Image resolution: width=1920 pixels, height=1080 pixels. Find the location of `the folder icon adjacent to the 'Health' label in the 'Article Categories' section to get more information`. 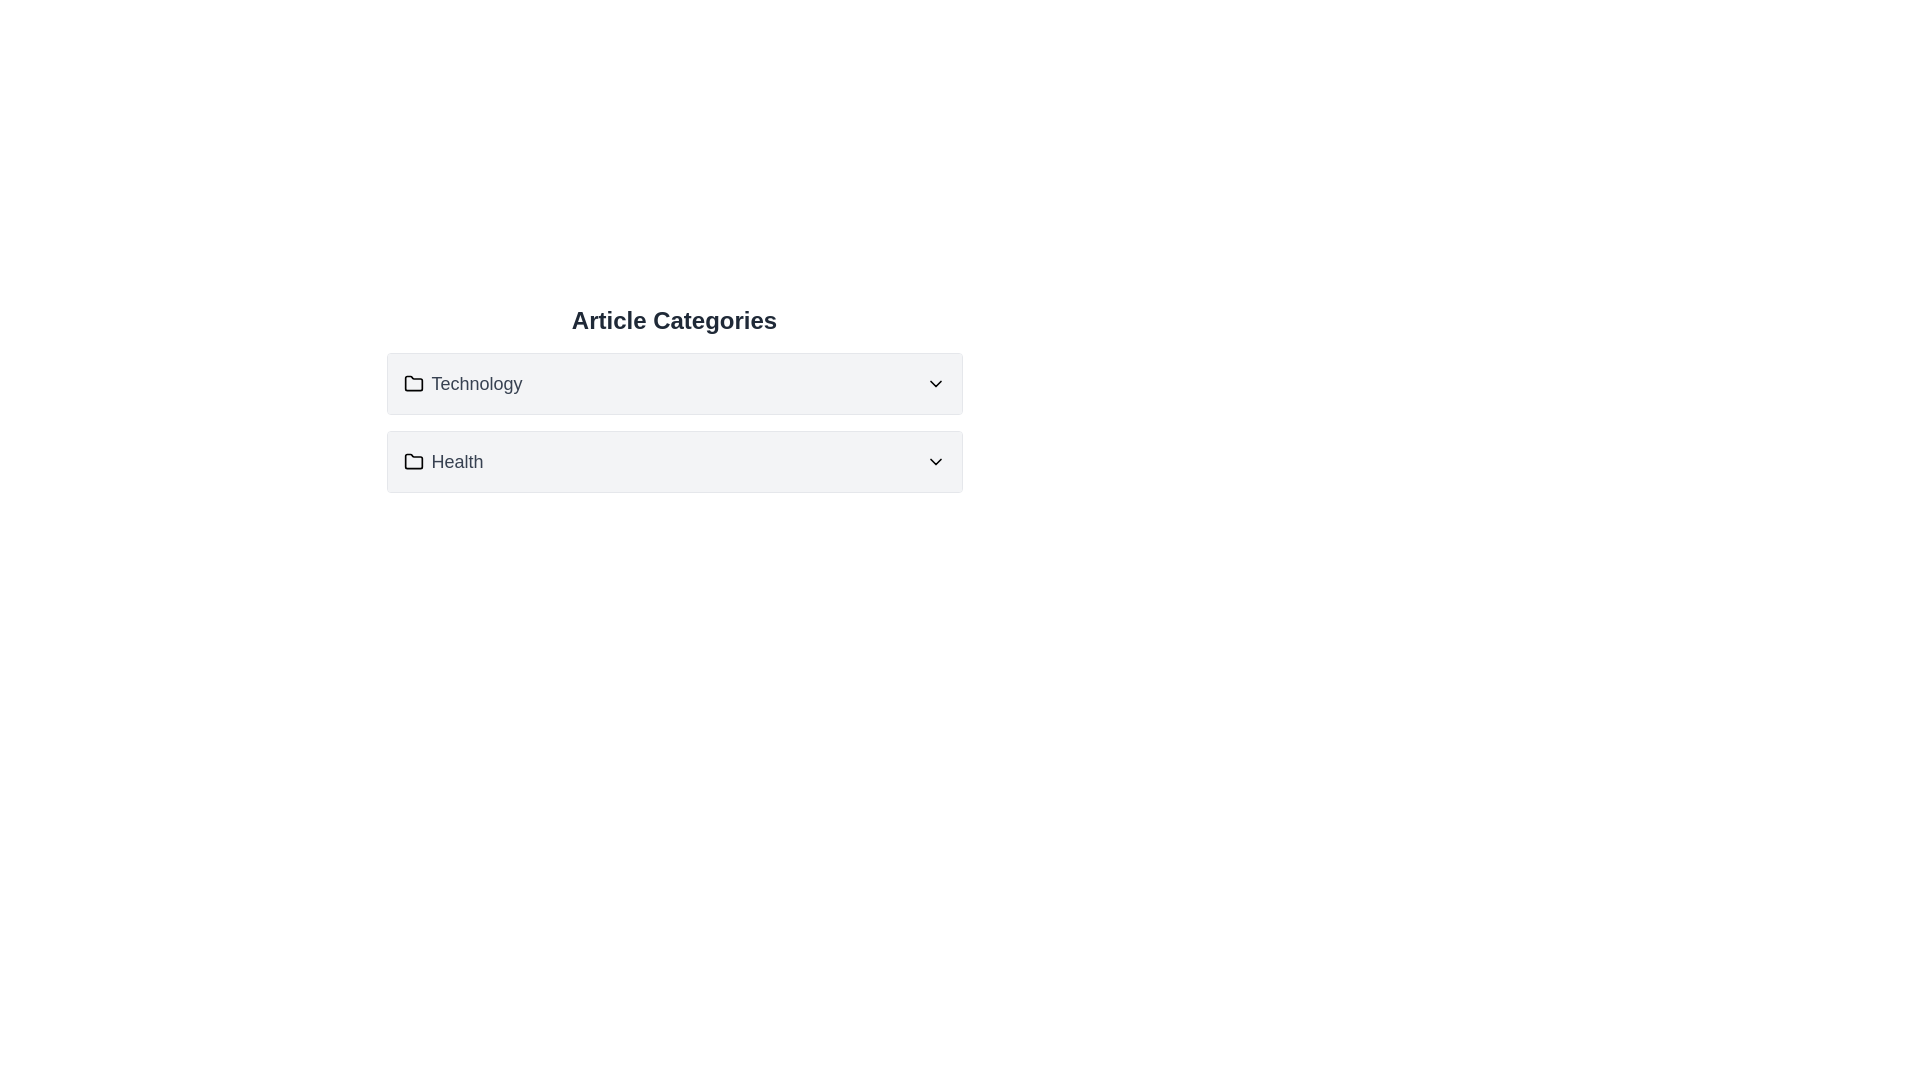

the folder icon adjacent to the 'Health' label in the 'Article Categories' section to get more information is located at coordinates (412, 461).